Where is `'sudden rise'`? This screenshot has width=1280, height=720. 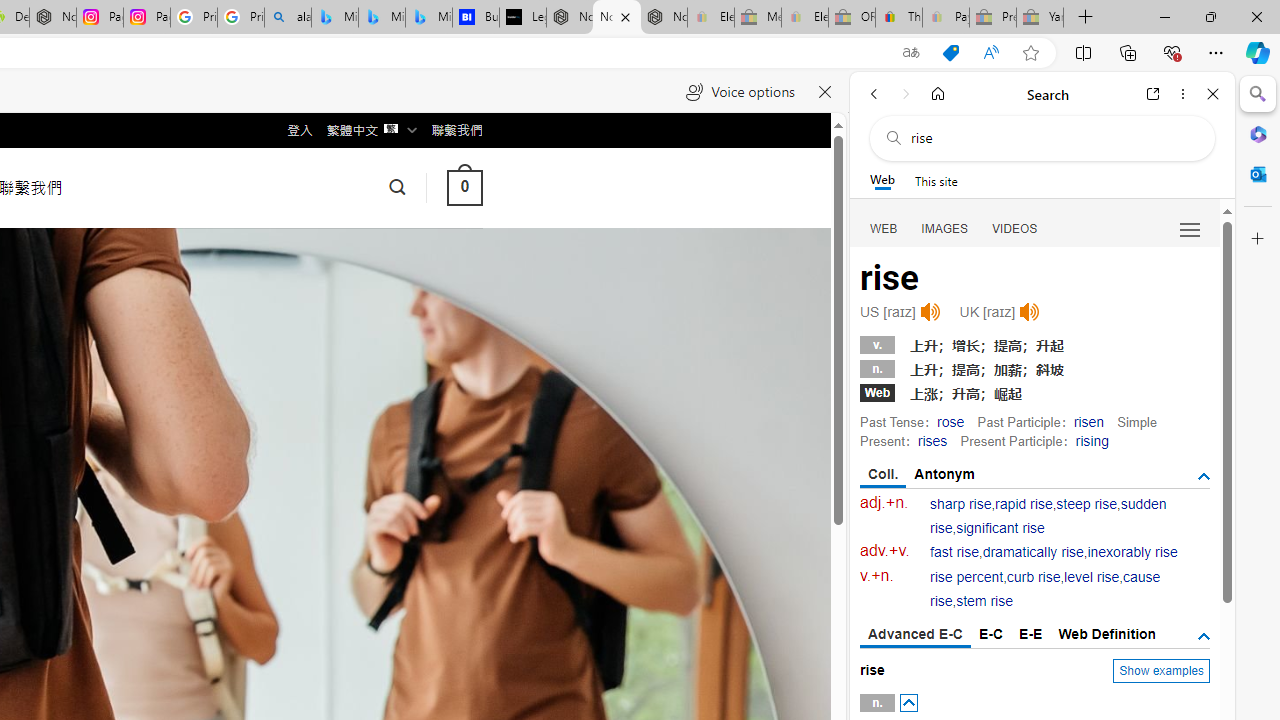 'sudden rise' is located at coordinates (1047, 515).